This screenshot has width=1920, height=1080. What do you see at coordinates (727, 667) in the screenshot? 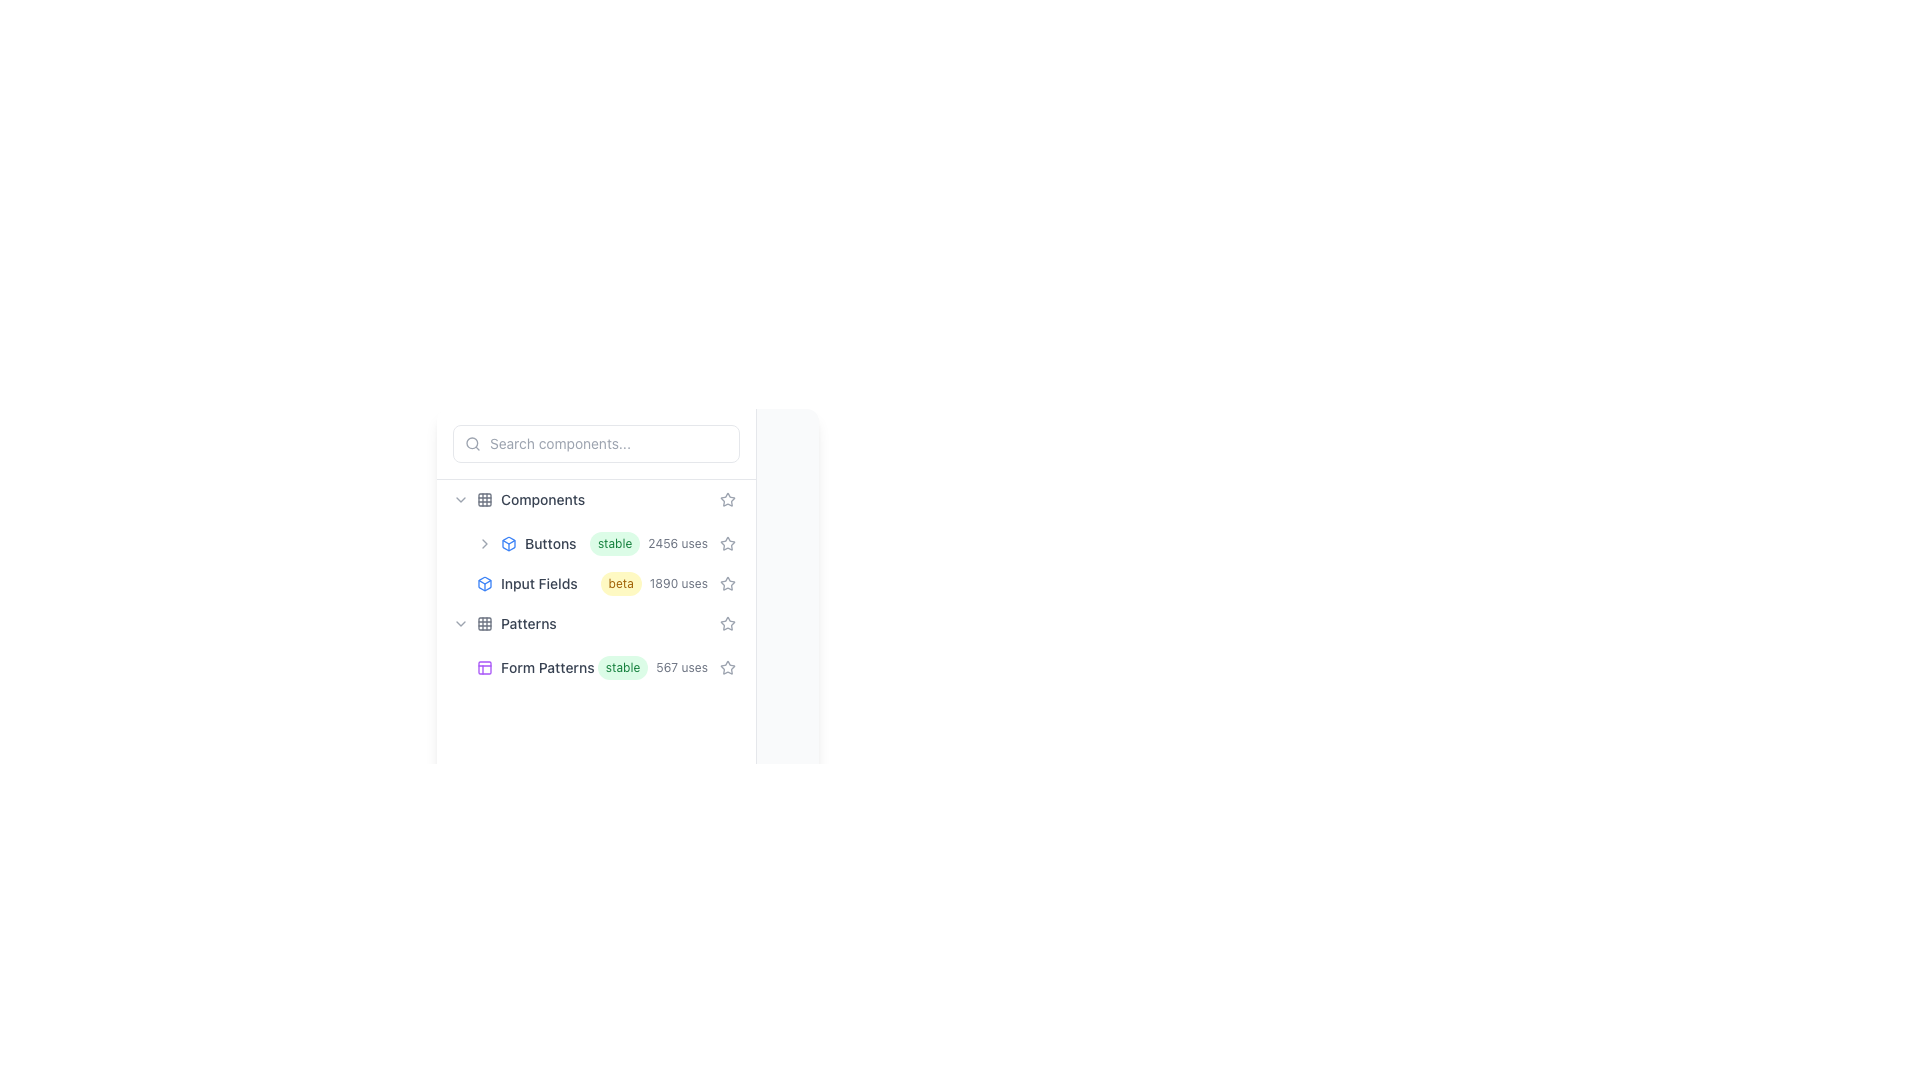
I see `the small star-shaped icon styled in gray, located to the right of the text '567 uses'` at bounding box center [727, 667].